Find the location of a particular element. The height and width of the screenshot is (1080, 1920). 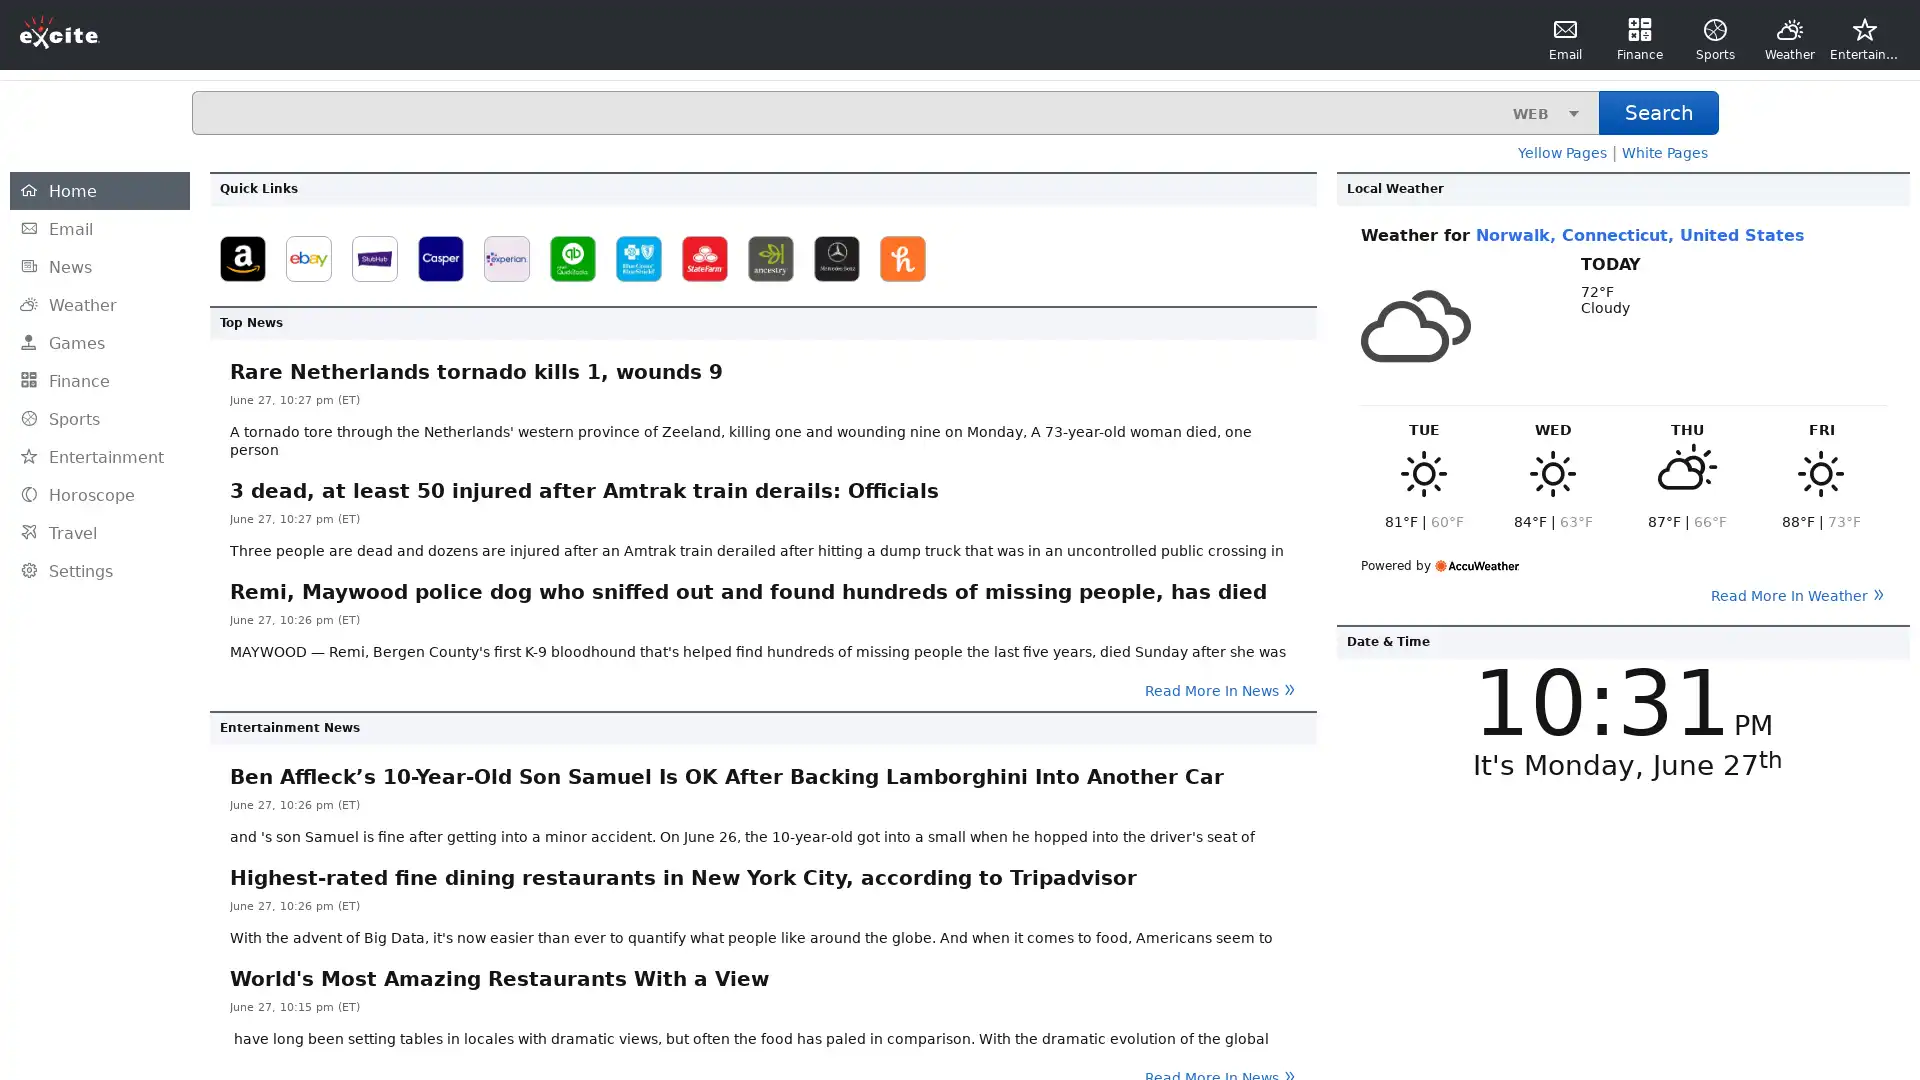

Search is located at coordinates (1659, 112).